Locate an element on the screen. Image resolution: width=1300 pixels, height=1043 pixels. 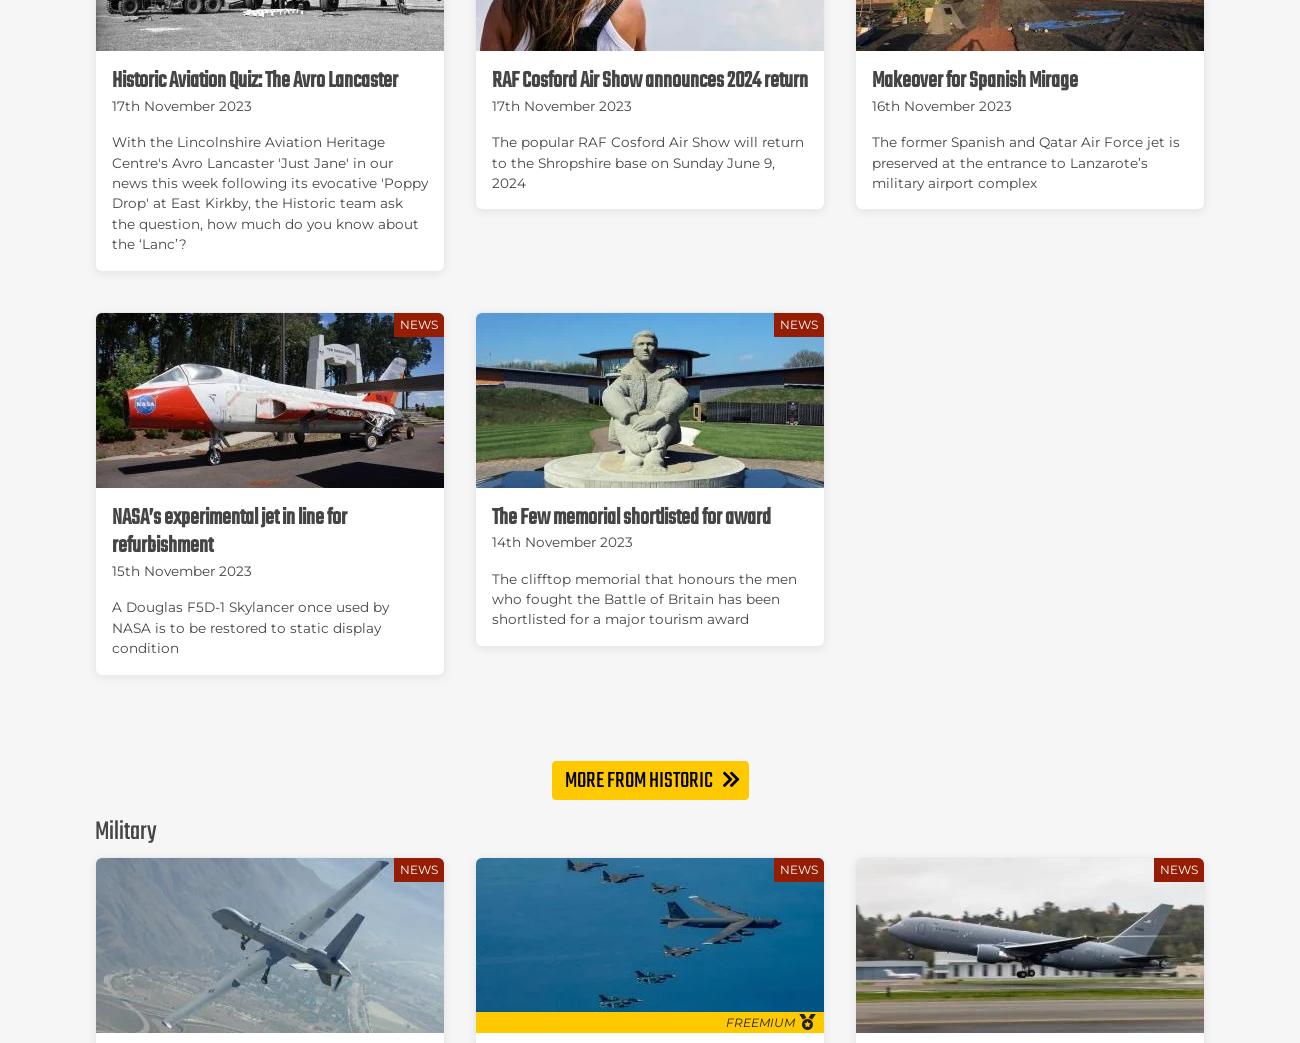
'Historic Aviation Quiz: The Avro Lancaster' is located at coordinates (111, 79).